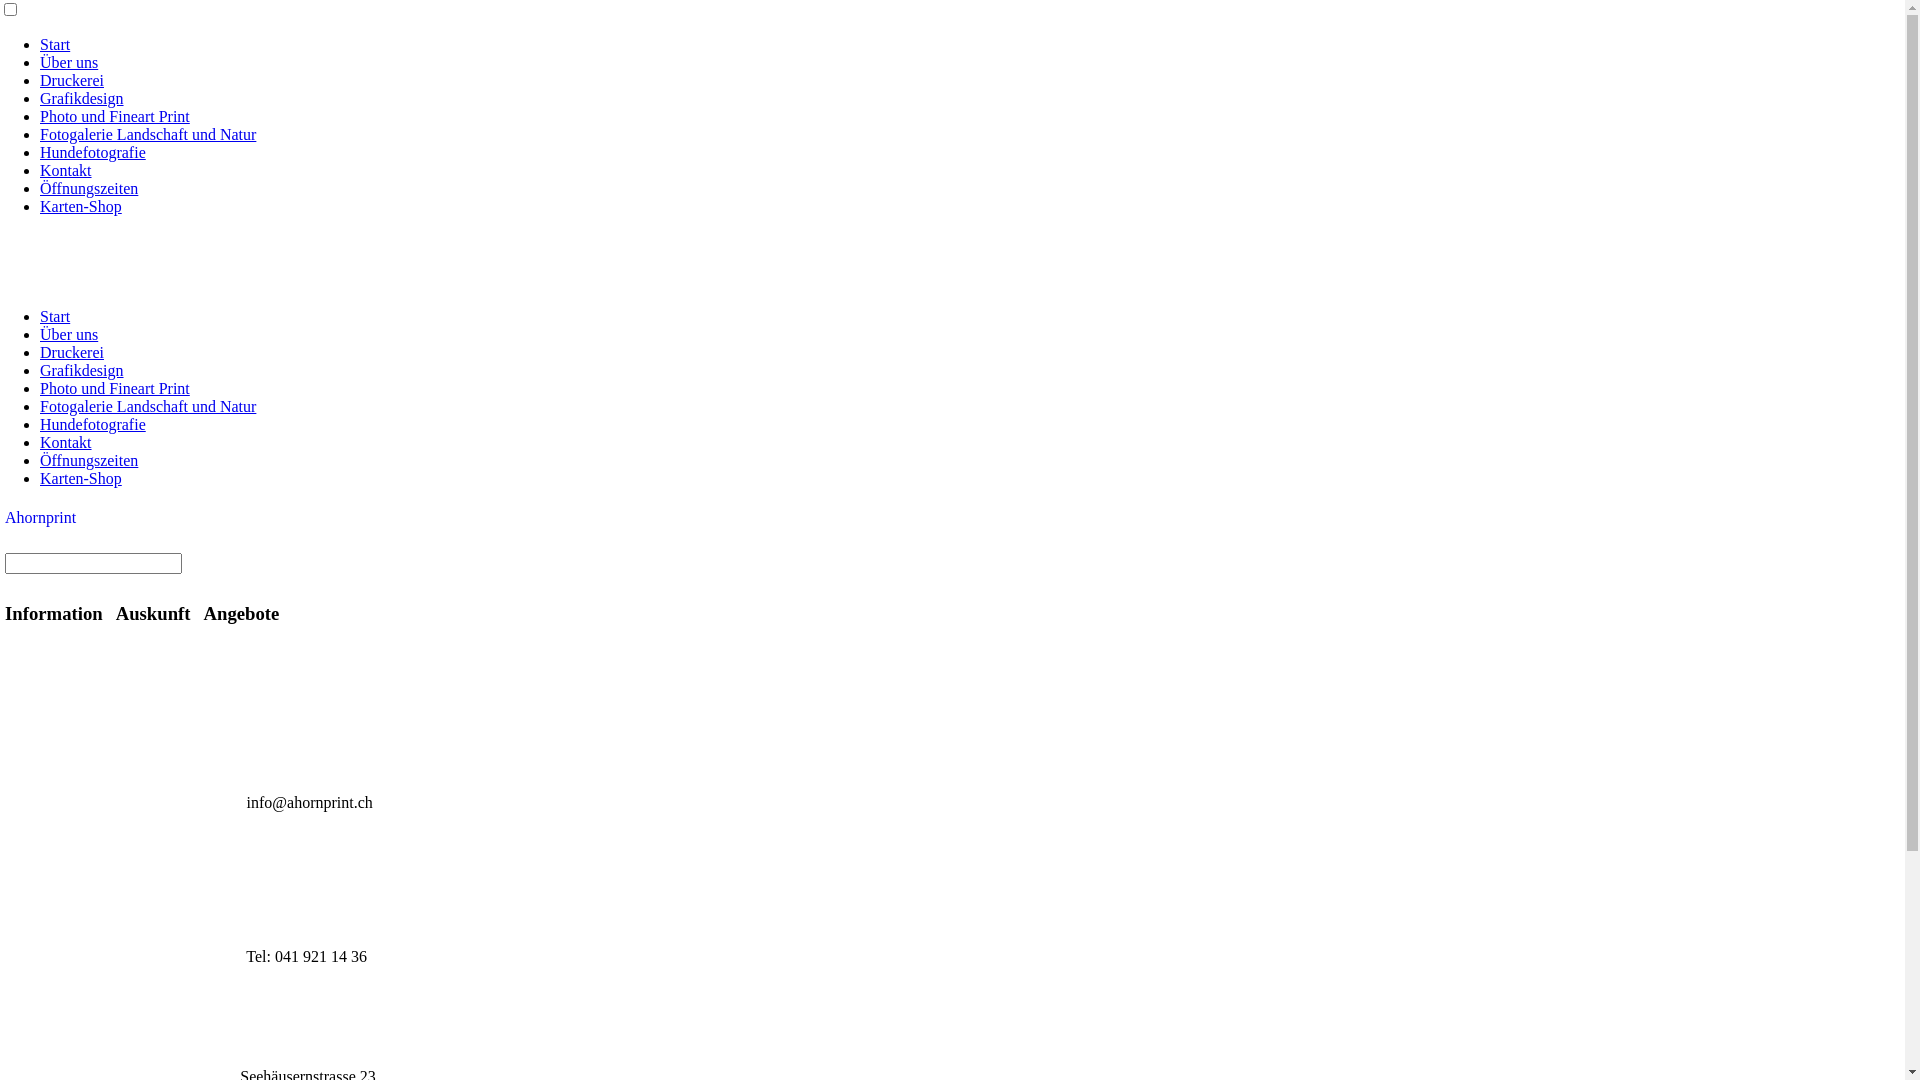  Describe the element at coordinates (66, 169) in the screenshot. I see `'Kontakt'` at that location.